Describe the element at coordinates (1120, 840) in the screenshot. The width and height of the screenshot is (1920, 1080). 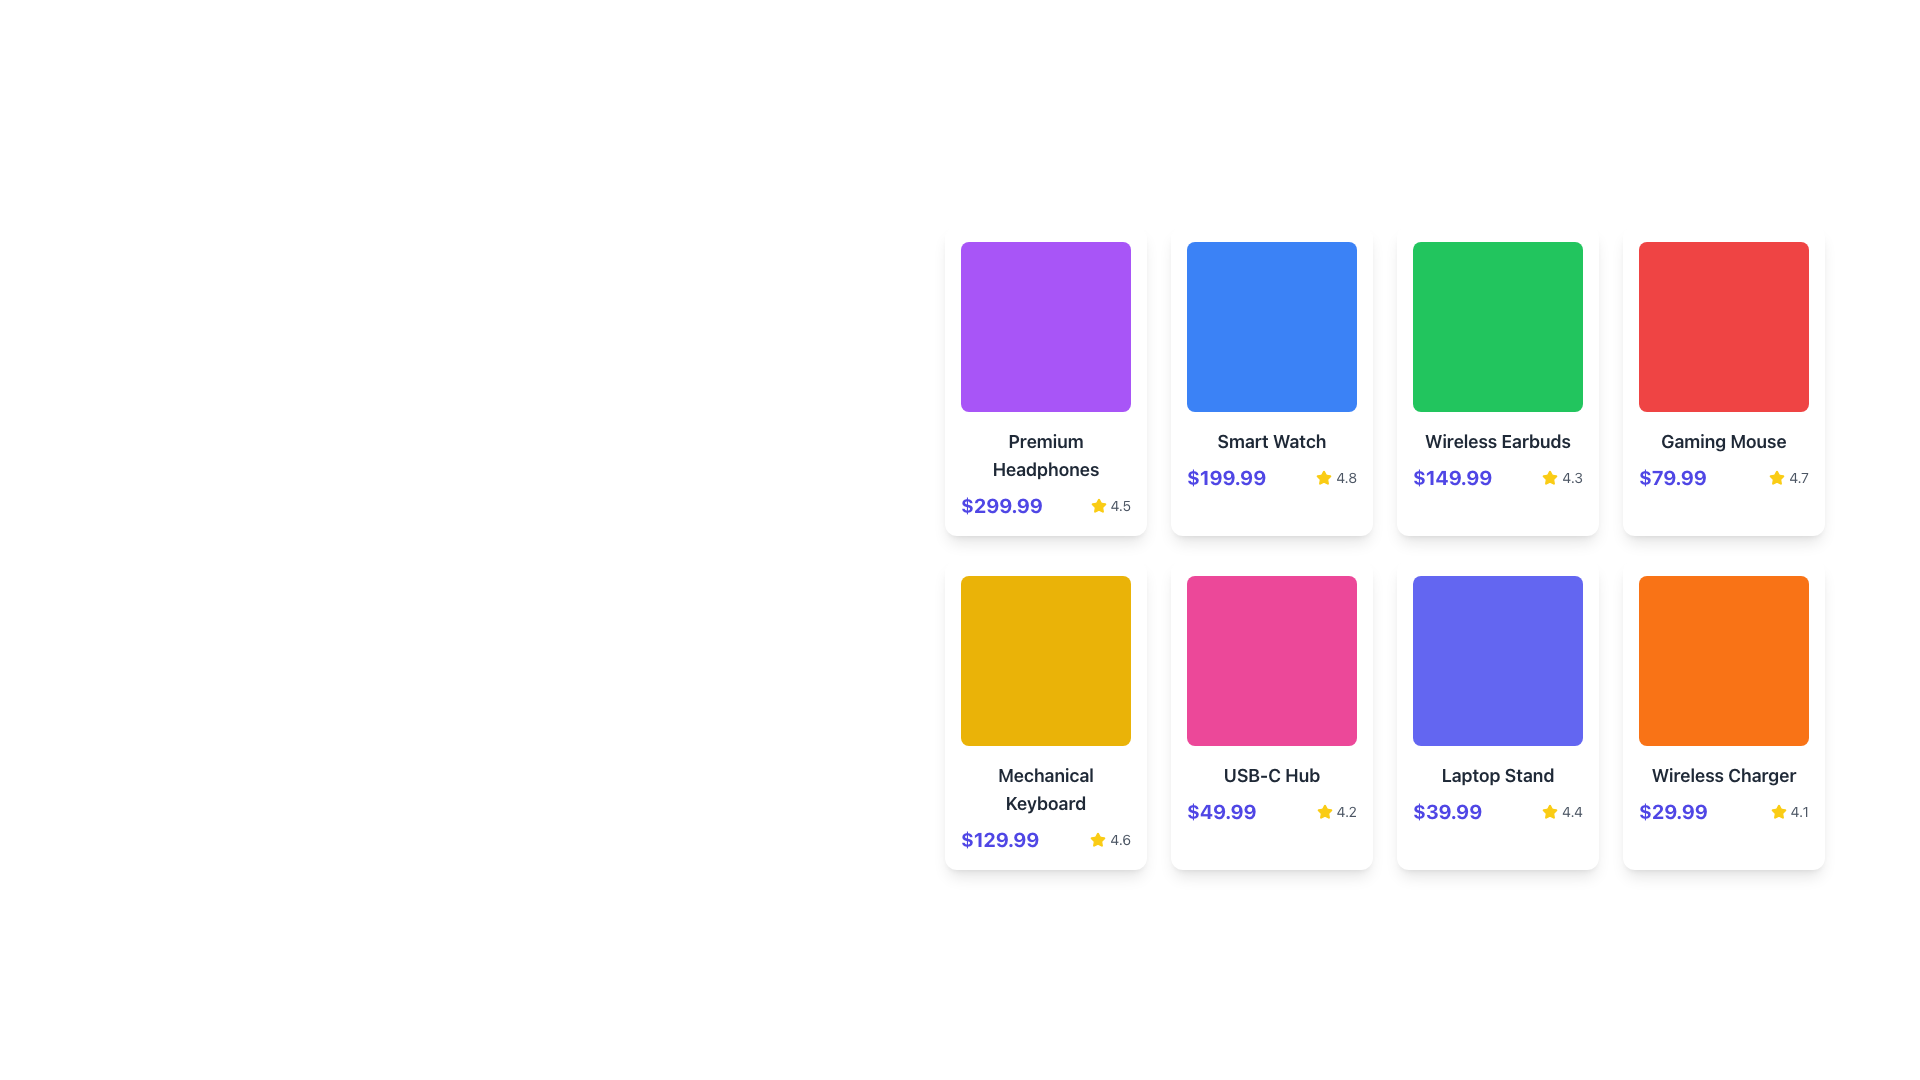
I see `text label indicating the rating value associated with the product 'Mechanical Keyboard', which is located in the bottom-right corner of the card and is part of a group with a yellow star icon` at that location.